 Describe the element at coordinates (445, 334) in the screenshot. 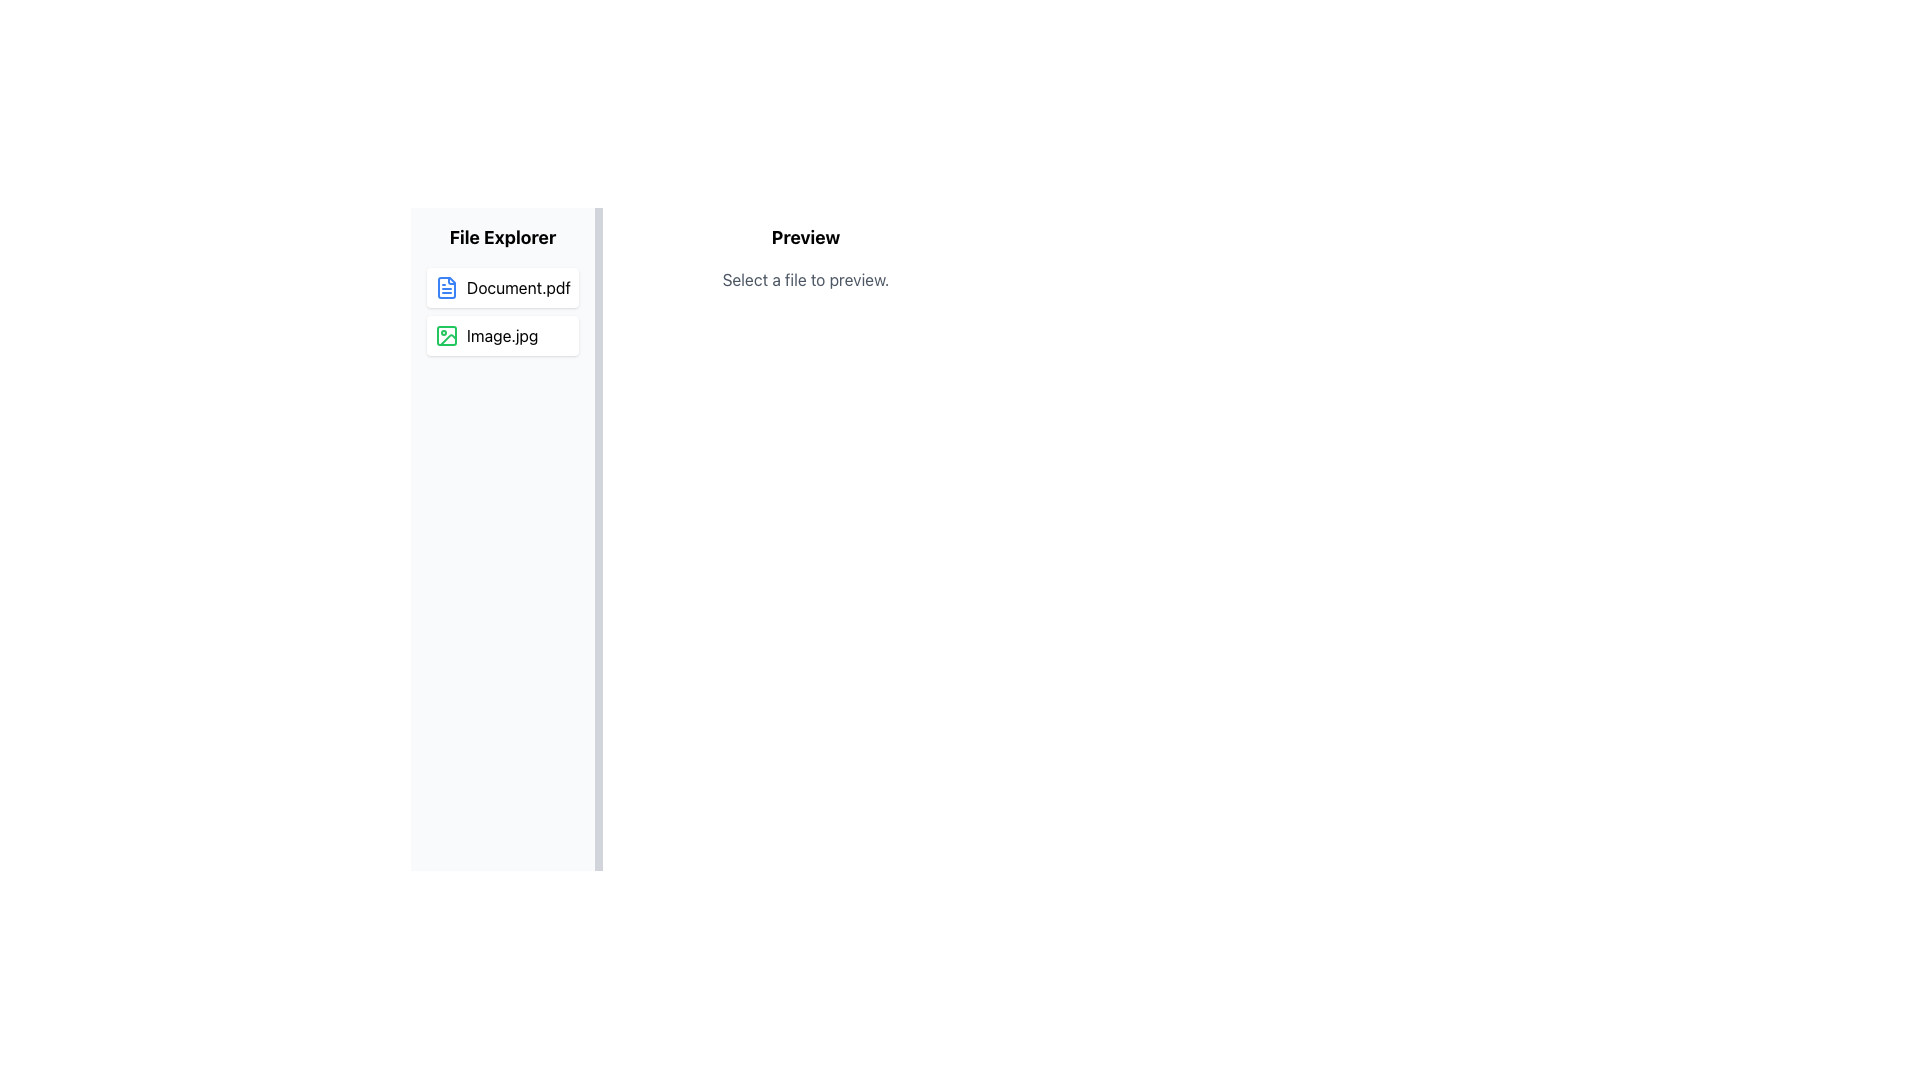

I see `green icon element with rounded corners located next to the file name 'Image.jpg' in the explorer section by clicking on it` at that location.